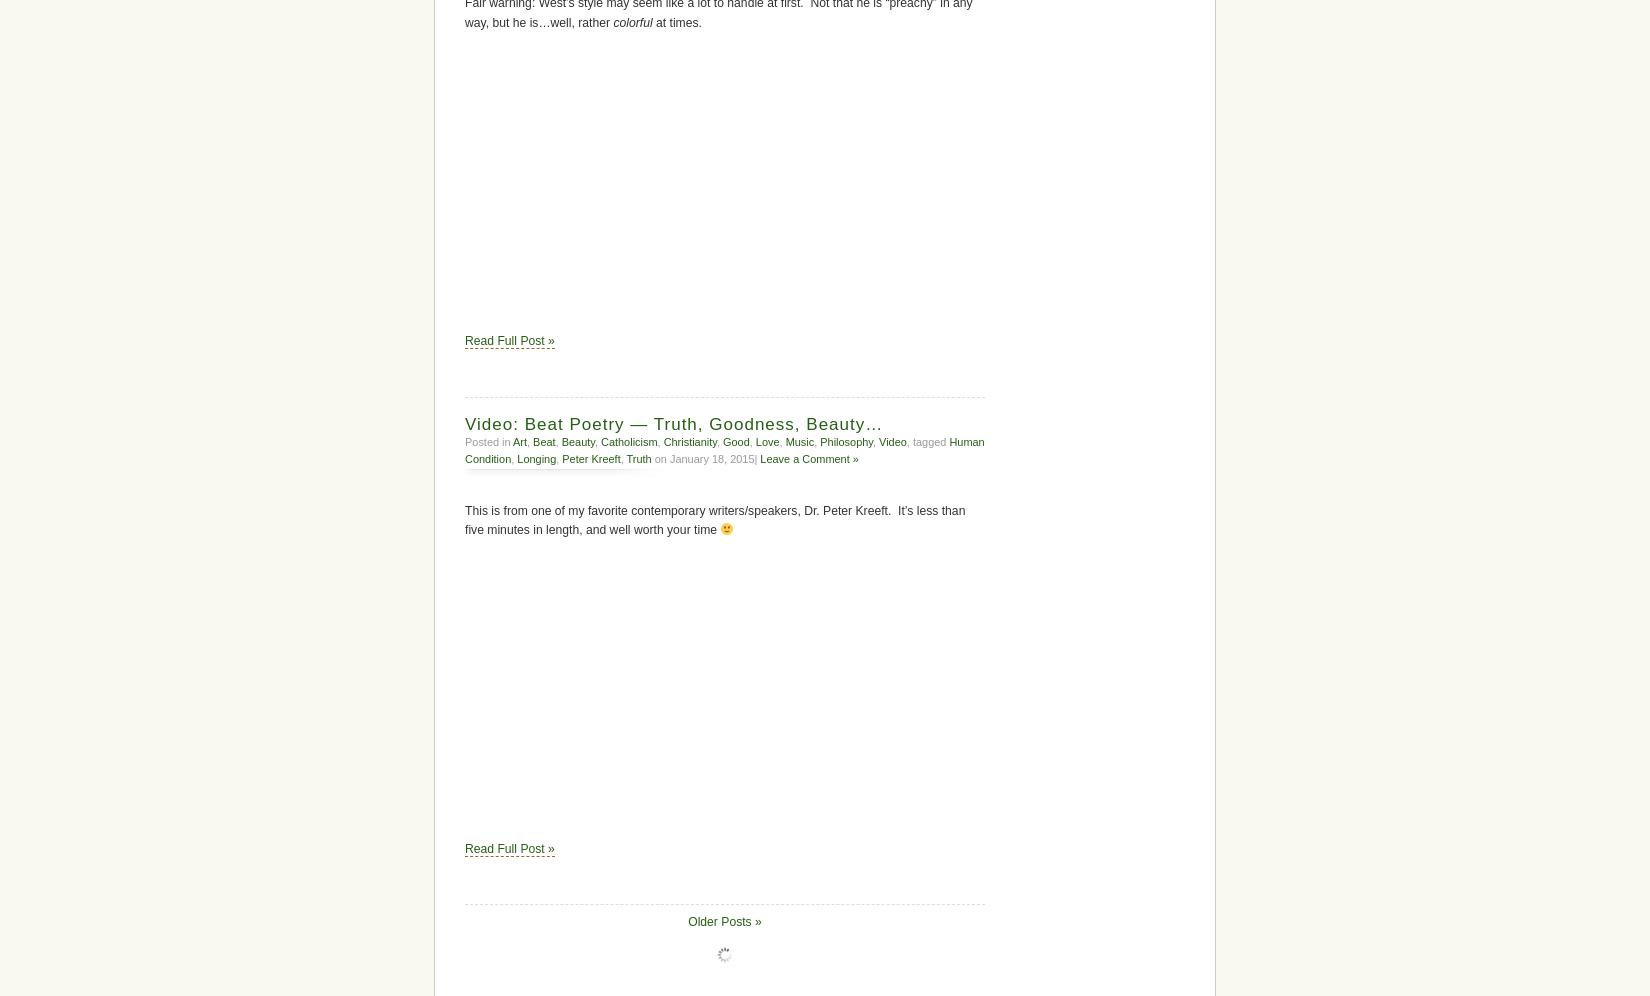 The width and height of the screenshot is (1650, 996). What do you see at coordinates (687, 921) in the screenshot?
I see `'Older Posts »'` at bounding box center [687, 921].